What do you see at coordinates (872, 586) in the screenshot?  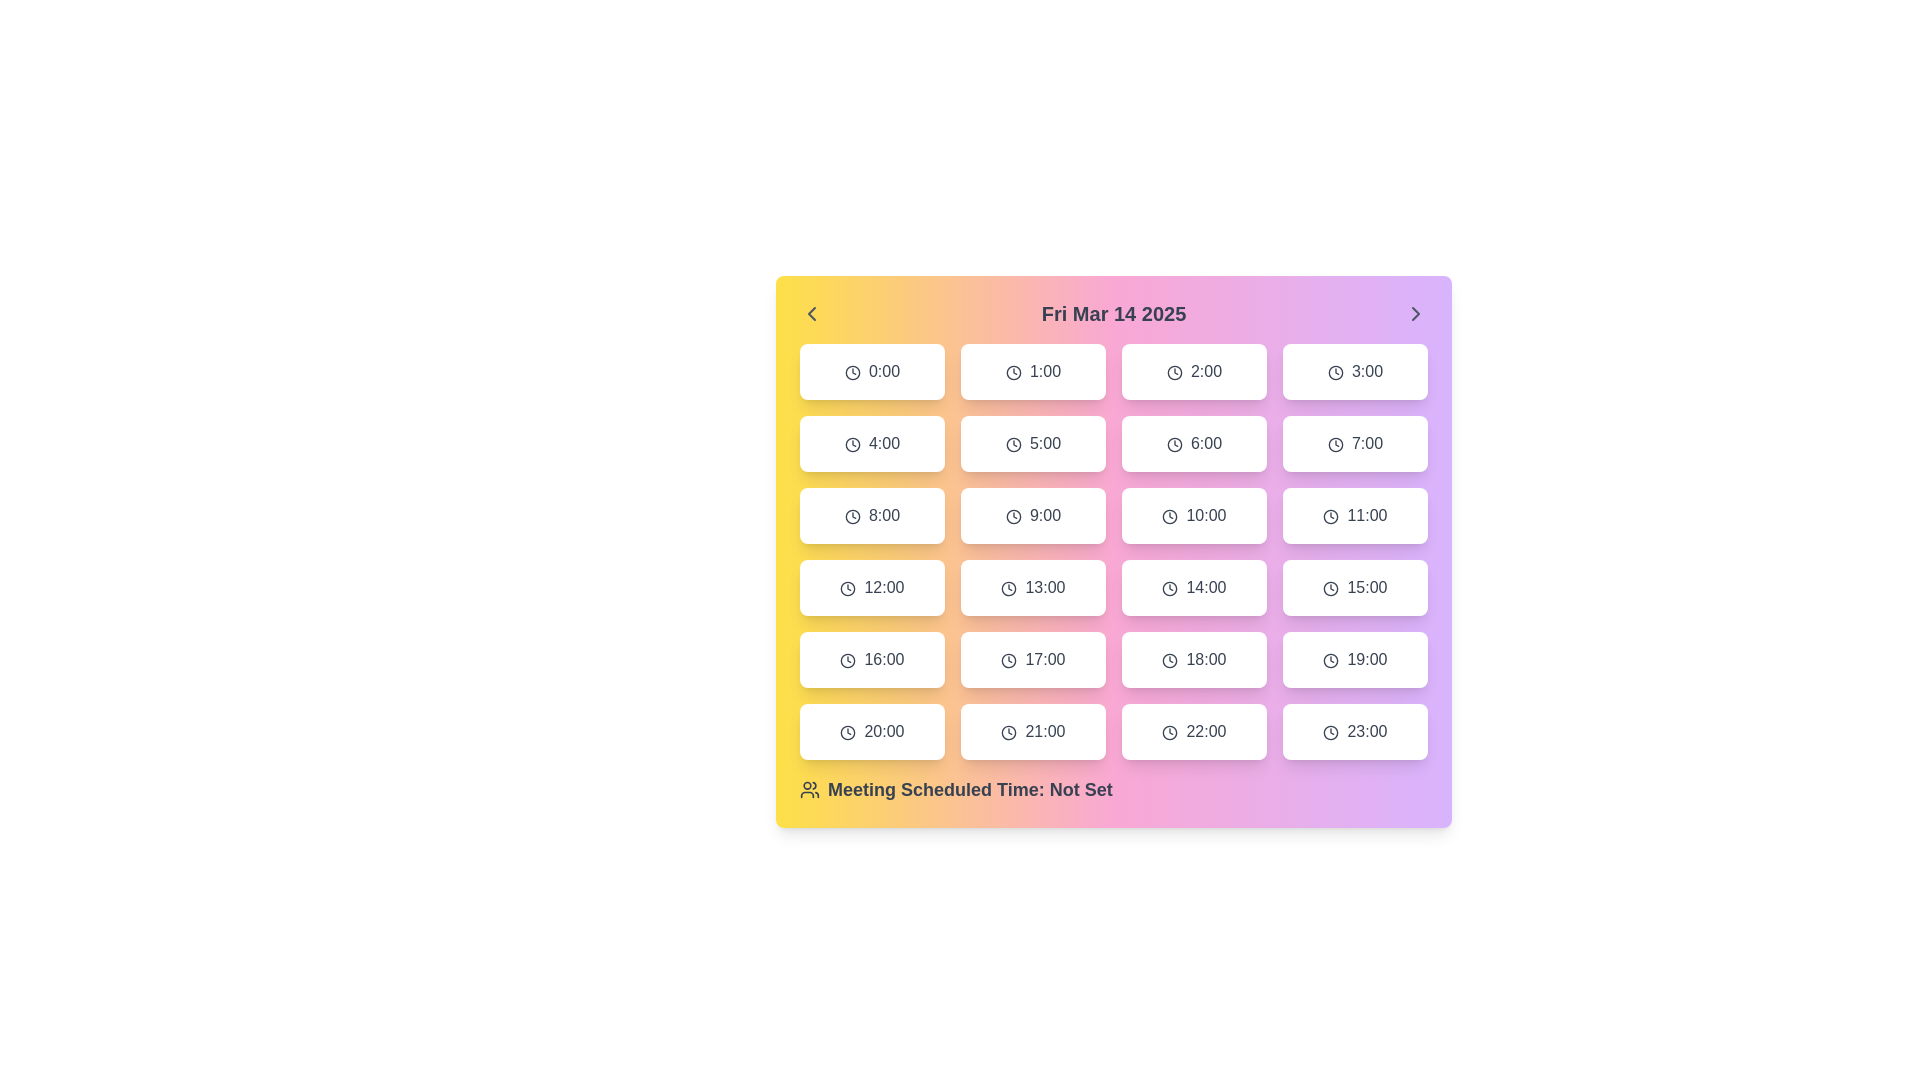 I see `the button displaying '12:00'` at bounding box center [872, 586].